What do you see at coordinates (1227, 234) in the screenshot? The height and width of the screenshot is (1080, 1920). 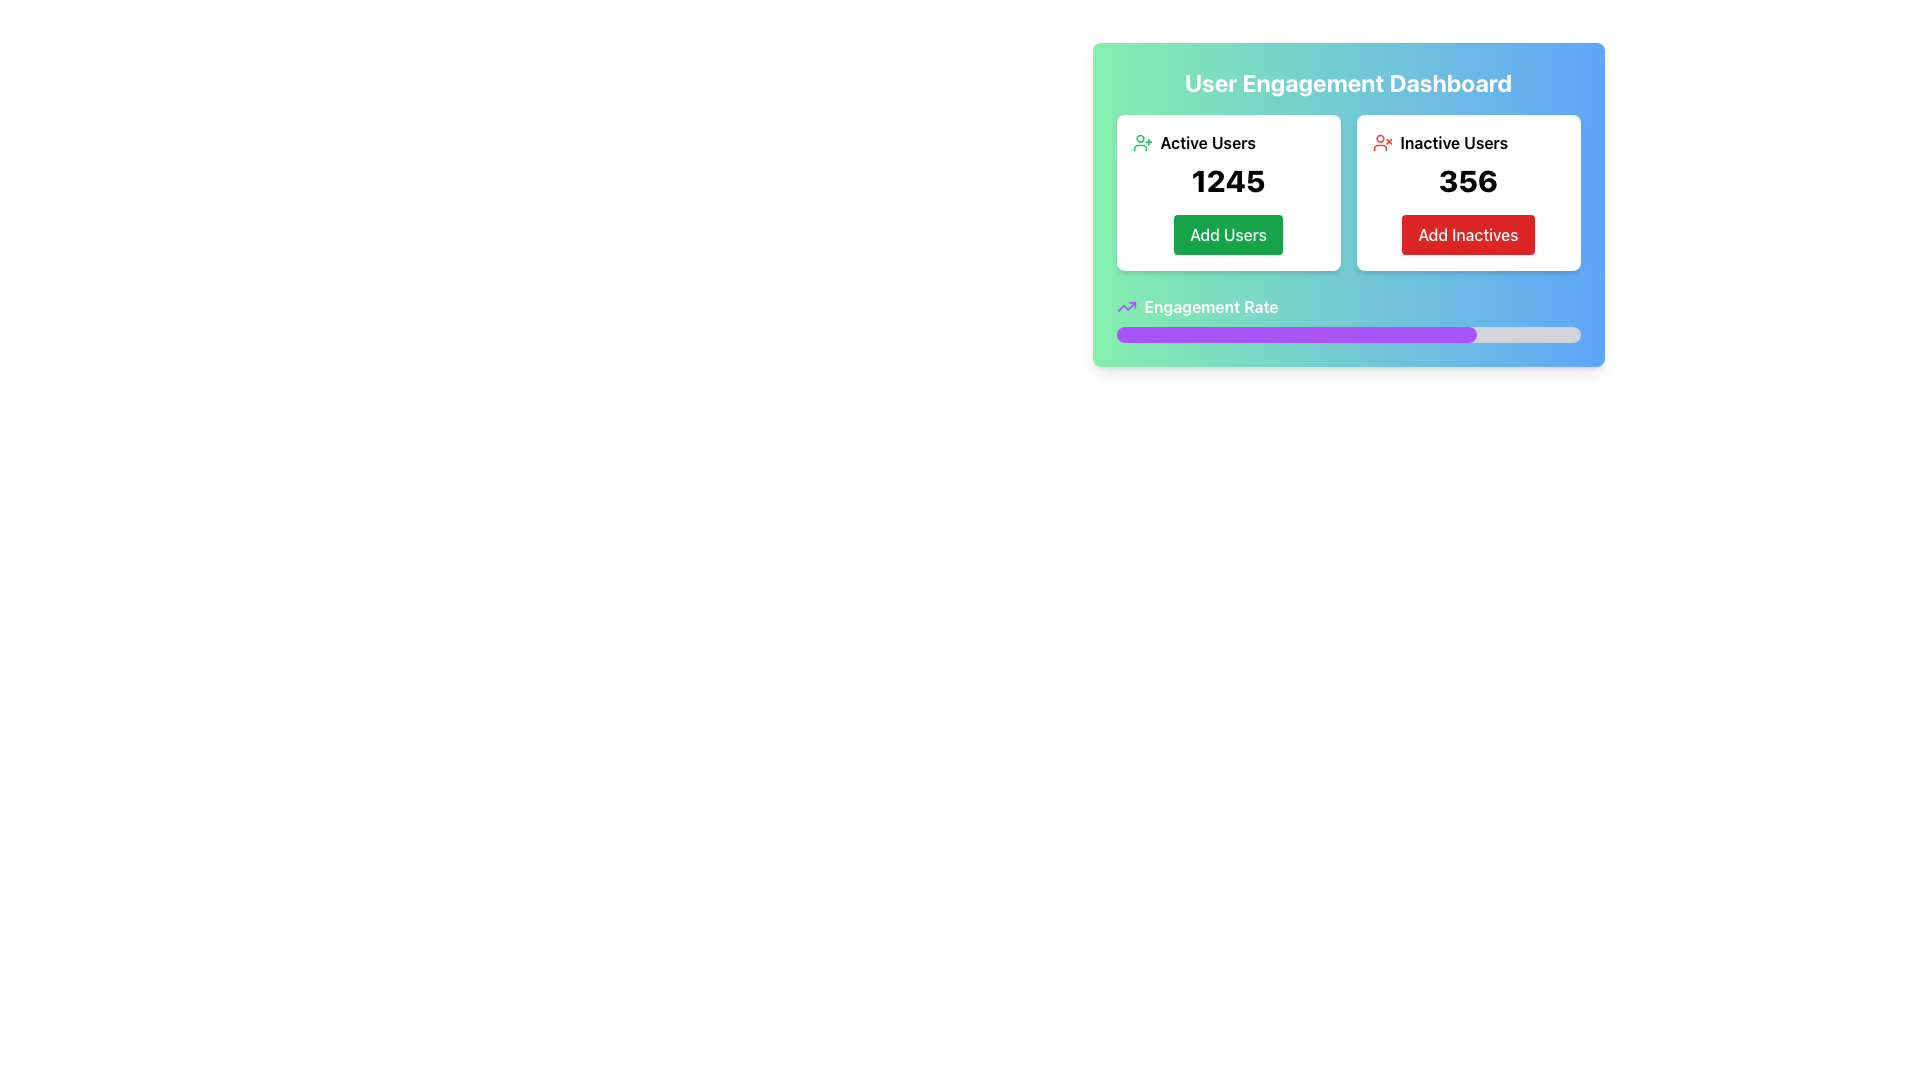 I see `the 'Add User' button located in the lower section of the 'Active Users' card` at bounding box center [1227, 234].